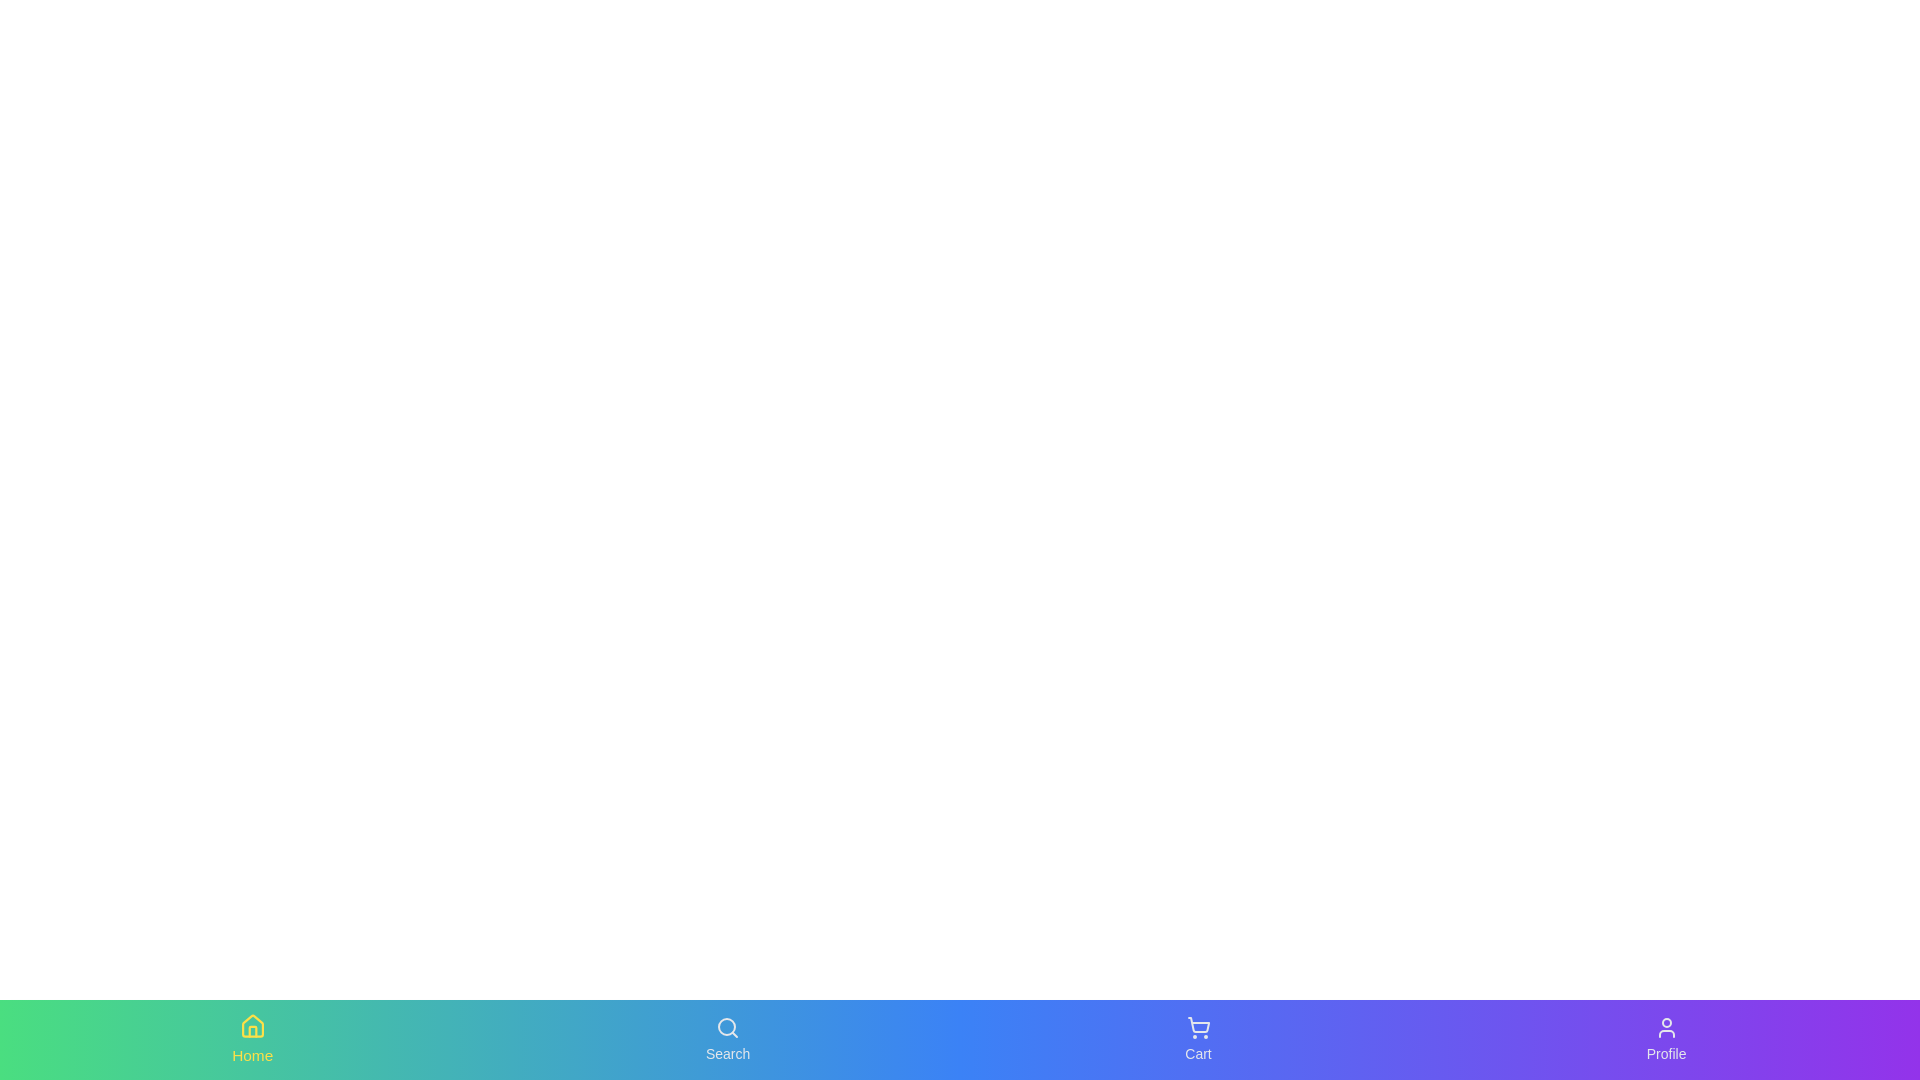 The image size is (1920, 1080). I want to click on the magnifying glass icon located in the bottom navigation bar to initiate a search, so click(727, 1028).